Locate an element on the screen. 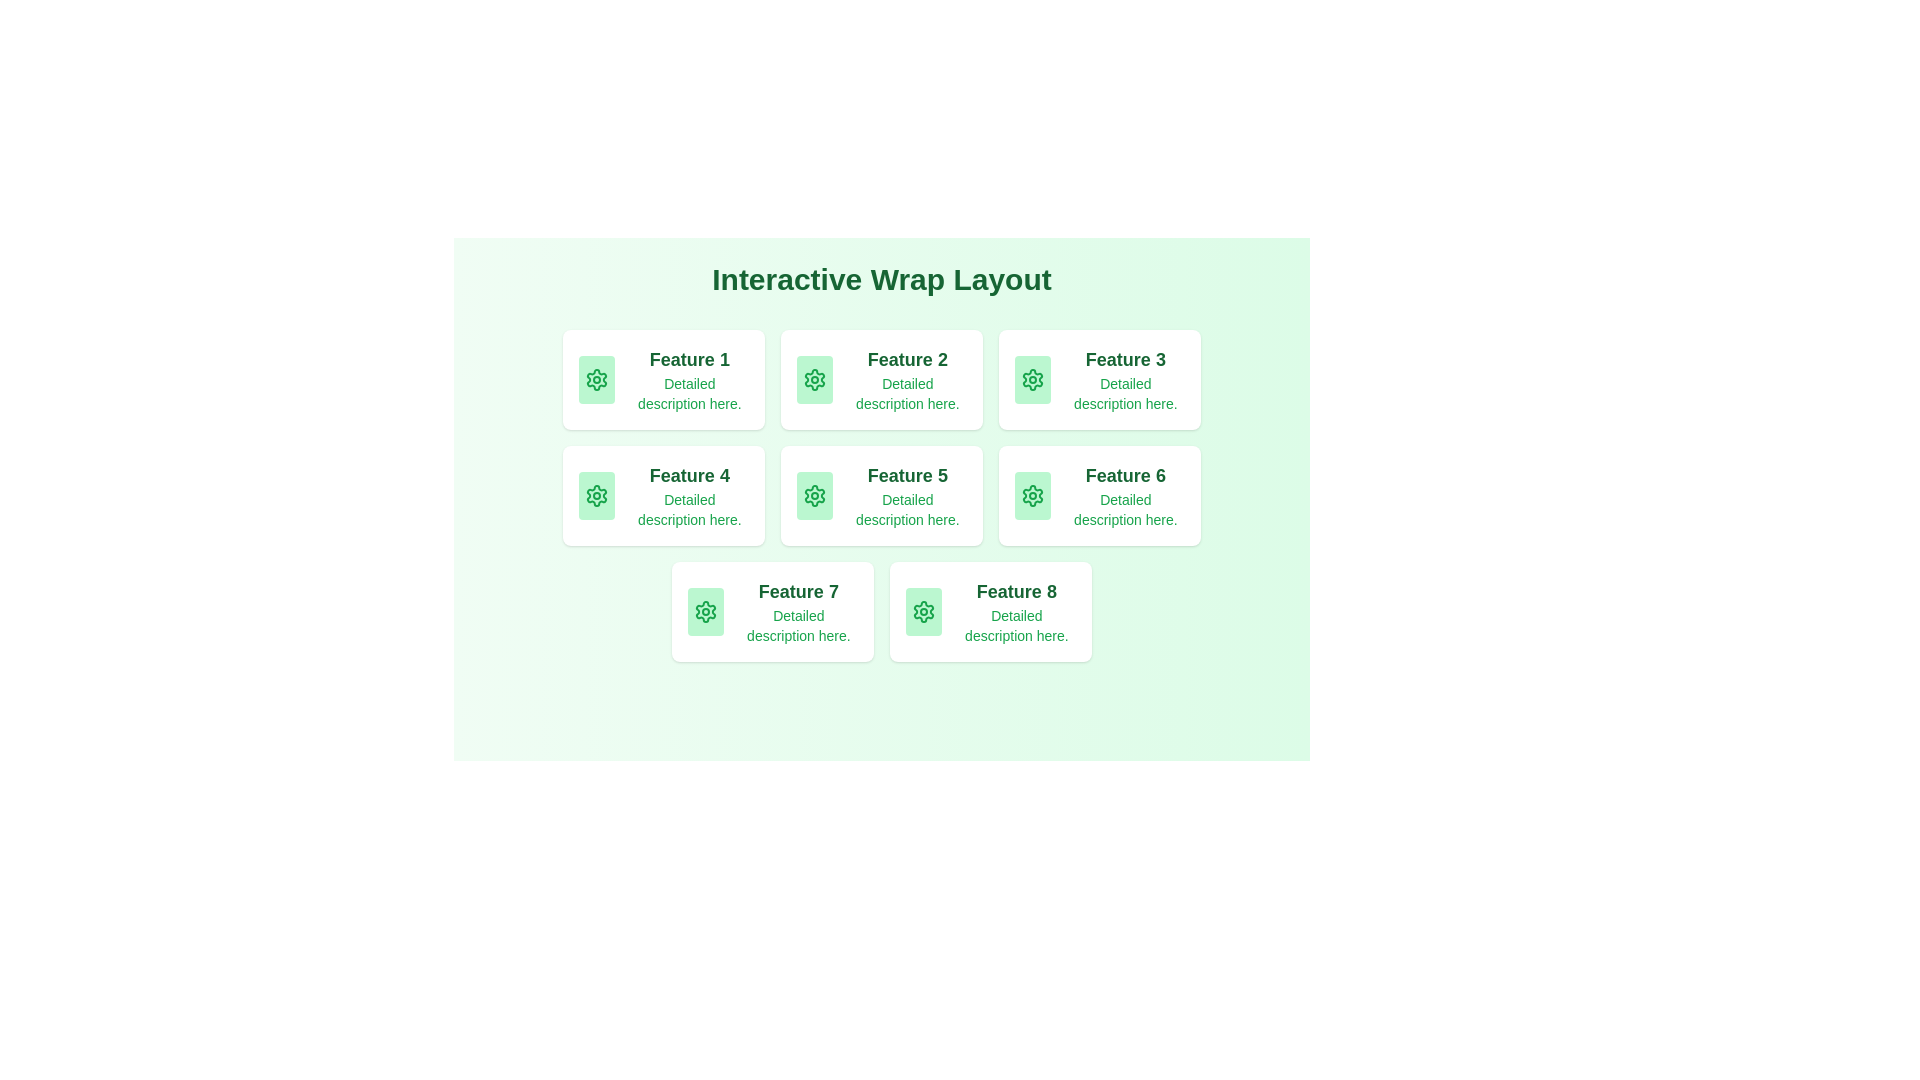 This screenshot has width=1920, height=1080. the text block displaying information about 'Feature 8', located in the bottom row of the grid layout as the rightmost card is located at coordinates (1016, 611).